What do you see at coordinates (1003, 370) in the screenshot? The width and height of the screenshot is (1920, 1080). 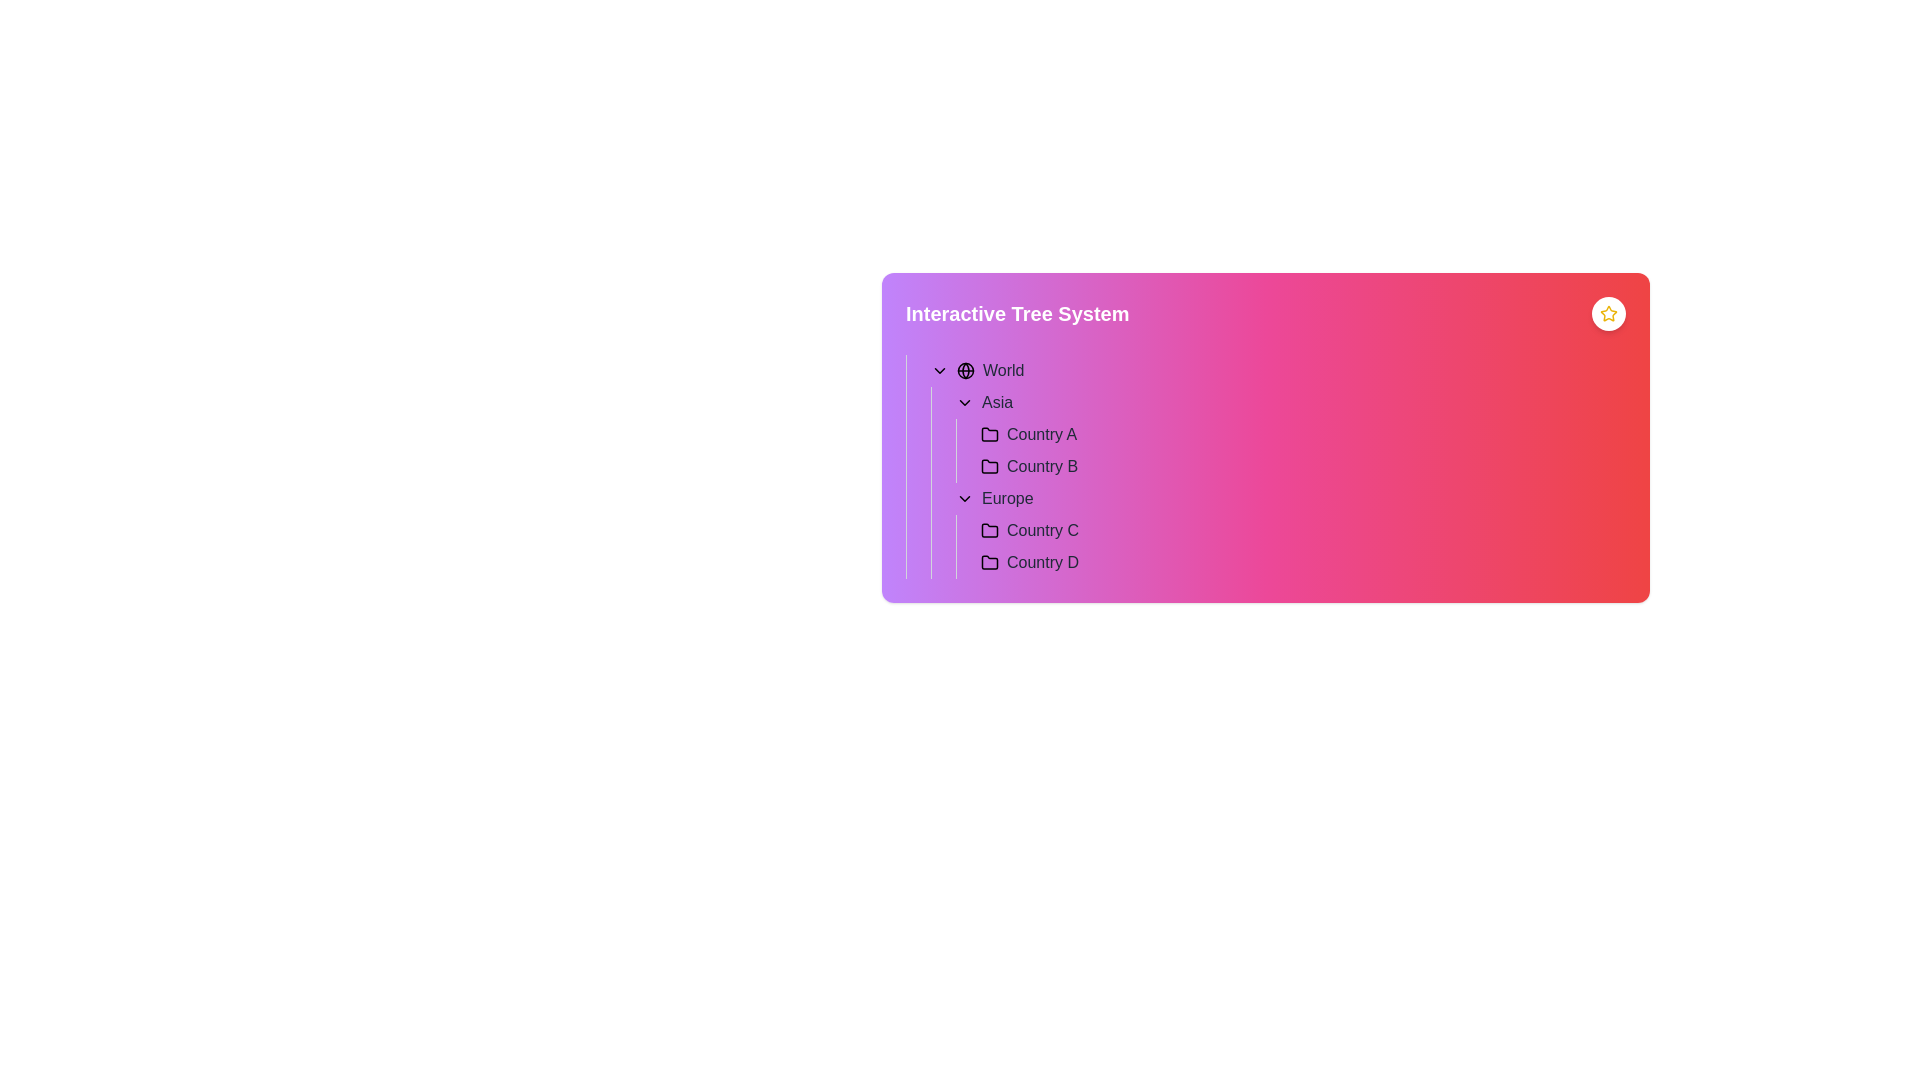 I see `the 'World' category label in the hierarchical tree structure, which is positioned to the right of a dropdown arrow and below a globe icon` at bounding box center [1003, 370].